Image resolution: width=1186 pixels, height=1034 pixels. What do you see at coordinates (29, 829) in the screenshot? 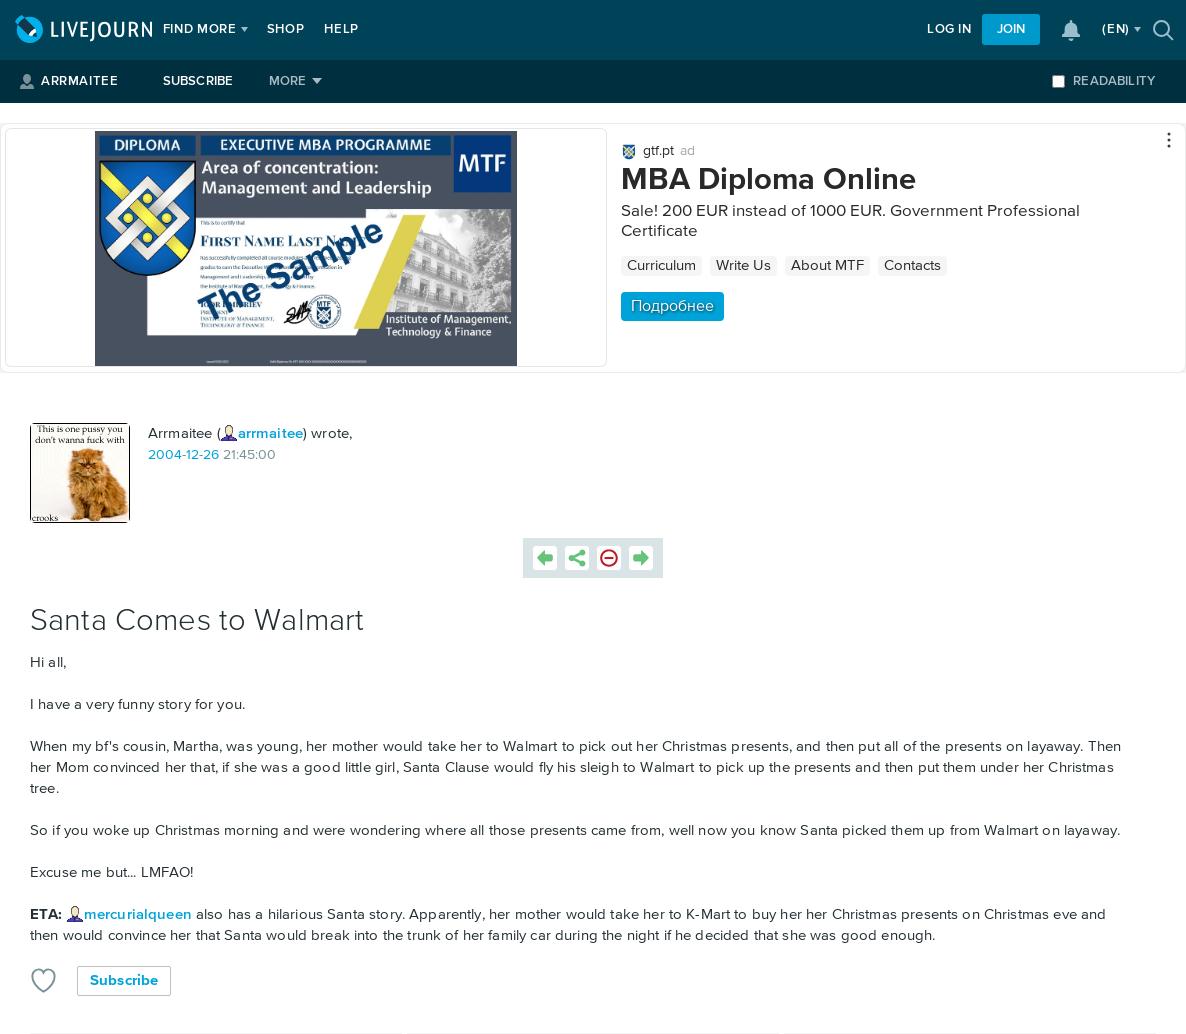
I see `'So if you woke up Christmas morning and were wondering where all those presents came from, well now you know Santa picked them up from Walmart on layaway.'` at bounding box center [29, 829].